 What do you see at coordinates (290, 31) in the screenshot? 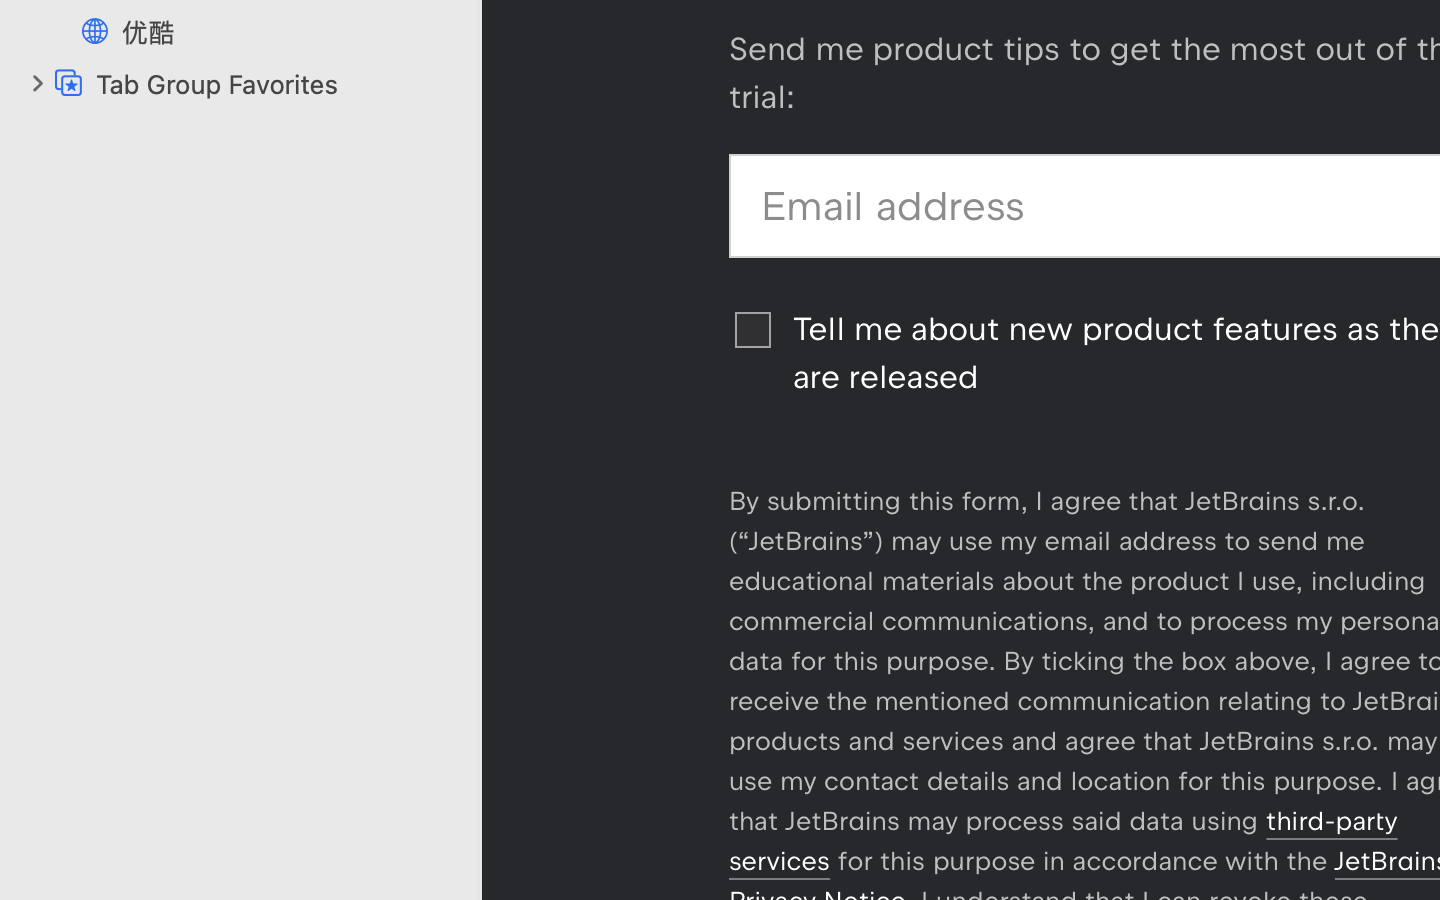
I see `'优酷'` at bounding box center [290, 31].